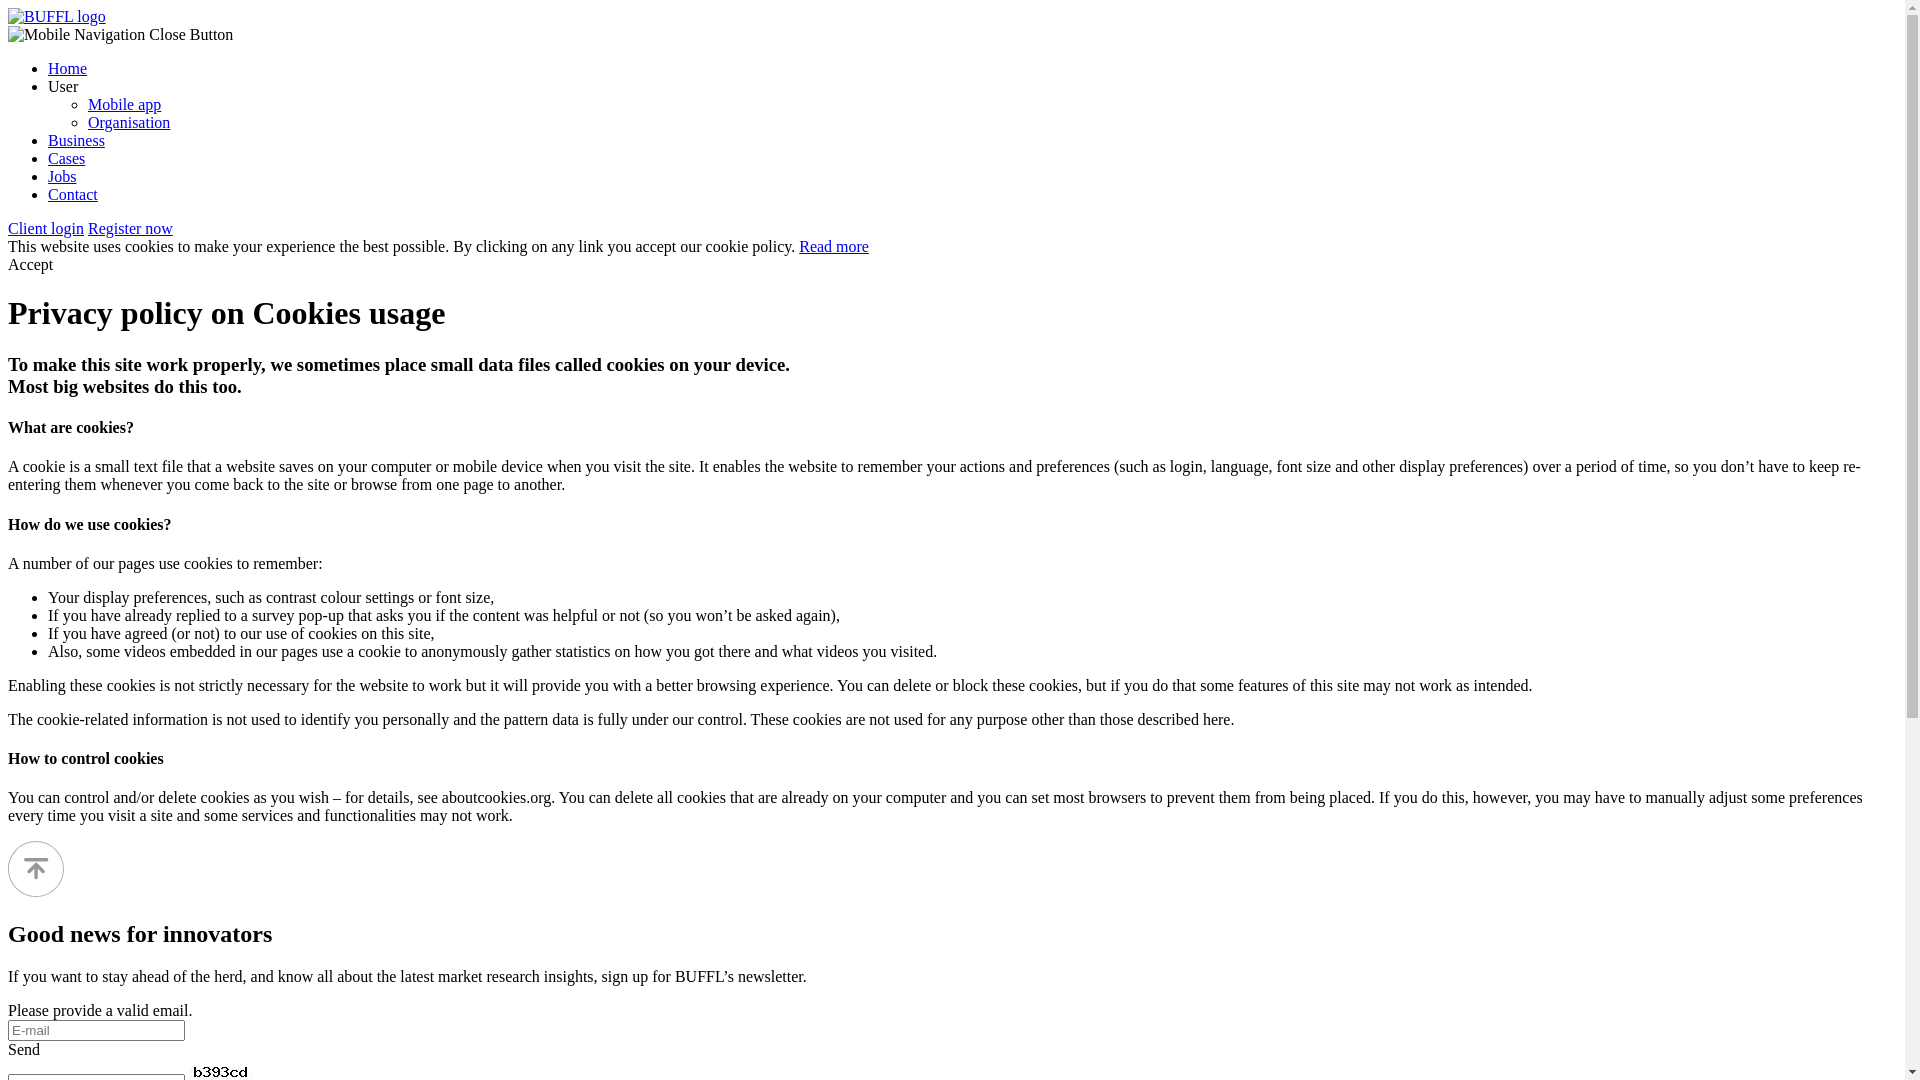 Image resolution: width=1920 pixels, height=1080 pixels. What do you see at coordinates (86, 104) in the screenshot?
I see `'Mobile app'` at bounding box center [86, 104].